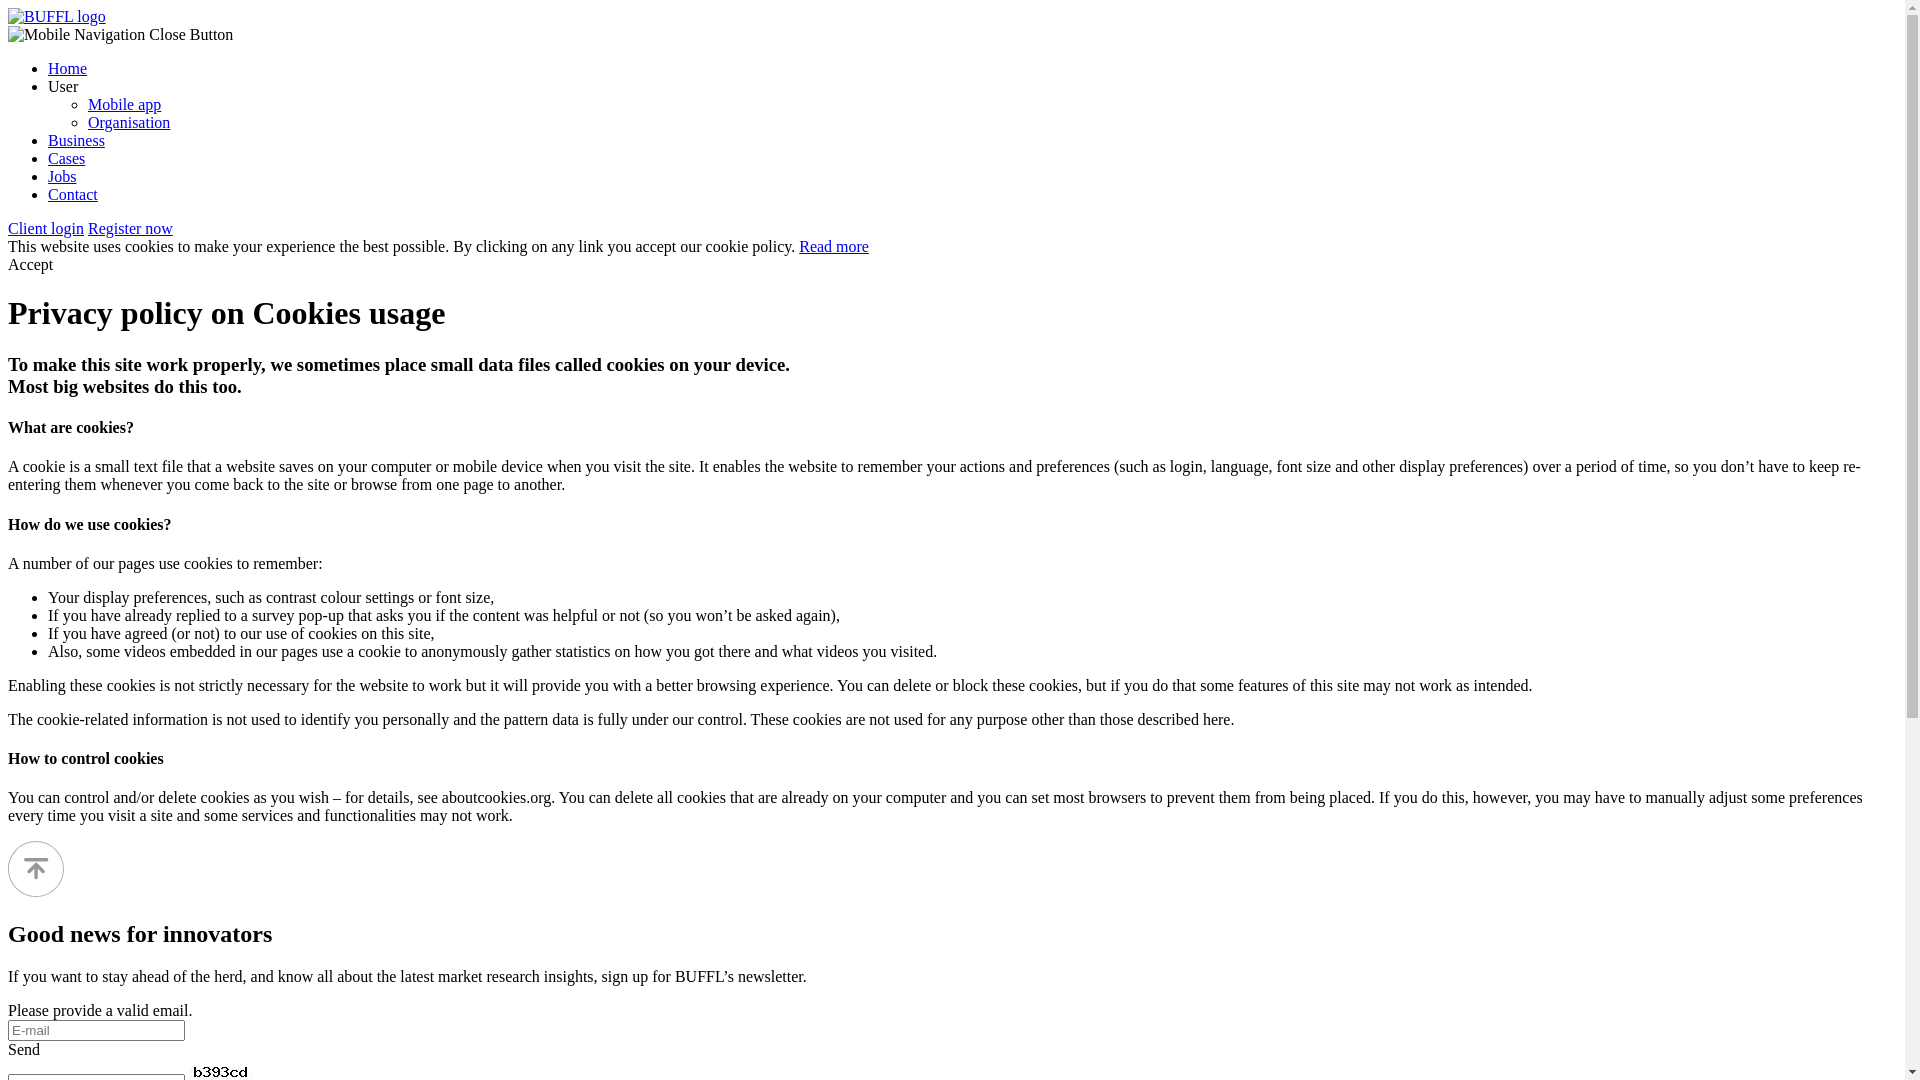 Image resolution: width=1920 pixels, height=1080 pixels. What do you see at coordinates (86, 104) in the screenshot?
I see `'Mobile app'` at bounding box center [86, 104].